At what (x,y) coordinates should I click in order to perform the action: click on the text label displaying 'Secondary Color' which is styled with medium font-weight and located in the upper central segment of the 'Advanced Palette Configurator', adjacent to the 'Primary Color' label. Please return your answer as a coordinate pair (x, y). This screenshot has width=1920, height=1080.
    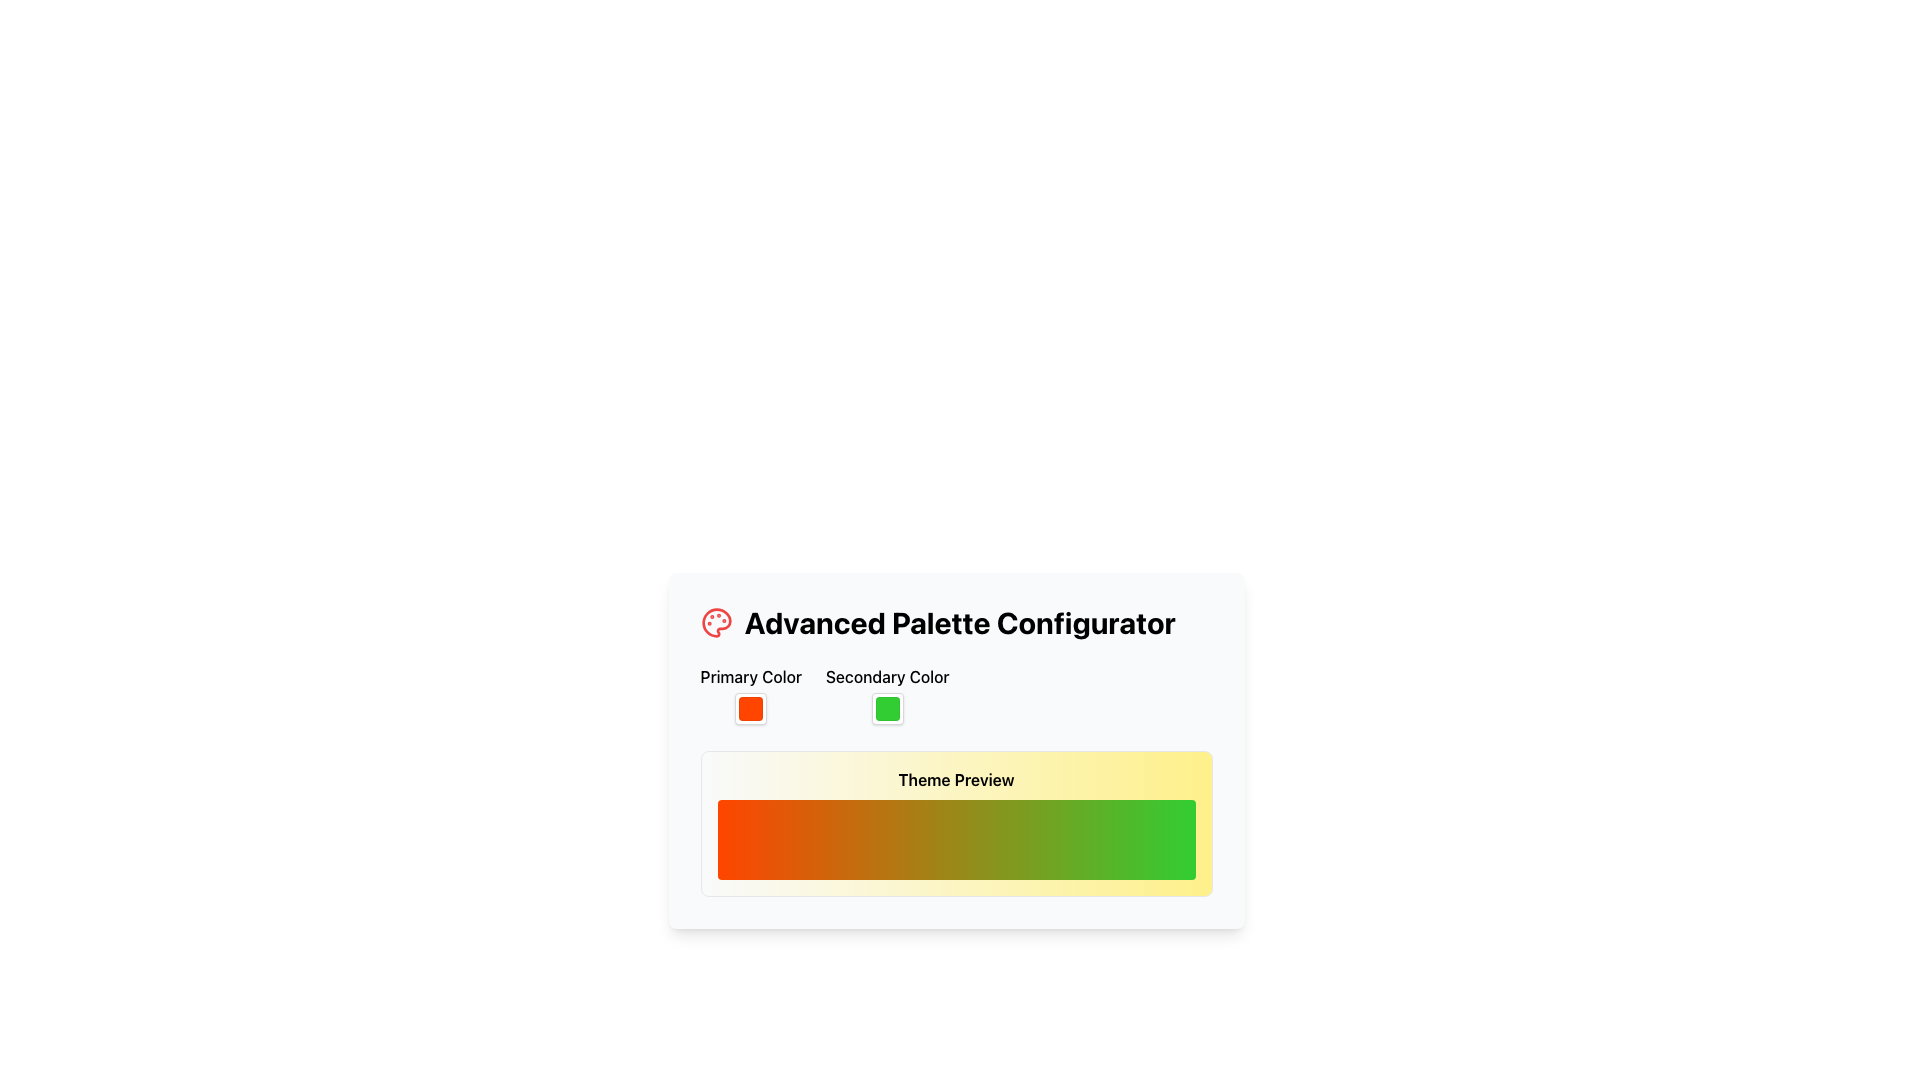
    Looking at the image, I should click on (886, 676).